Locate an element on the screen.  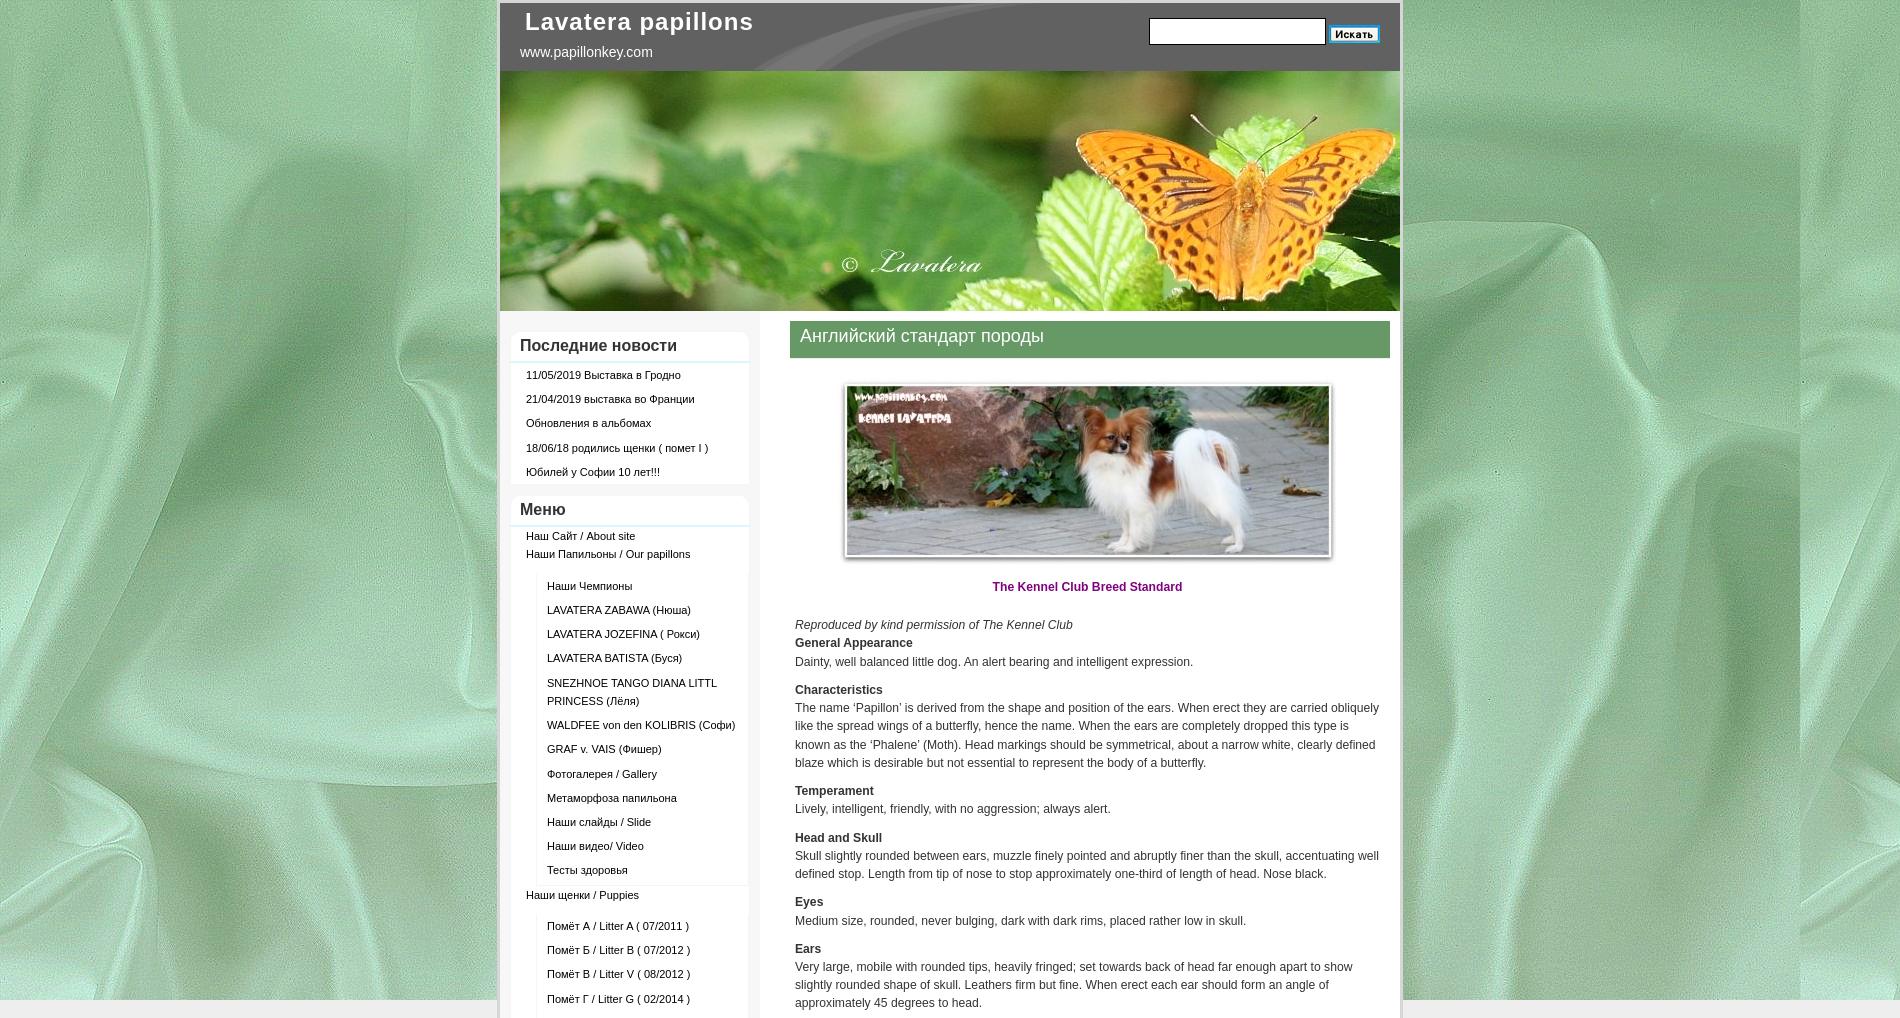
'LAVATERA ZABAWA (Нюша)' is located at coordinates (547, 608).